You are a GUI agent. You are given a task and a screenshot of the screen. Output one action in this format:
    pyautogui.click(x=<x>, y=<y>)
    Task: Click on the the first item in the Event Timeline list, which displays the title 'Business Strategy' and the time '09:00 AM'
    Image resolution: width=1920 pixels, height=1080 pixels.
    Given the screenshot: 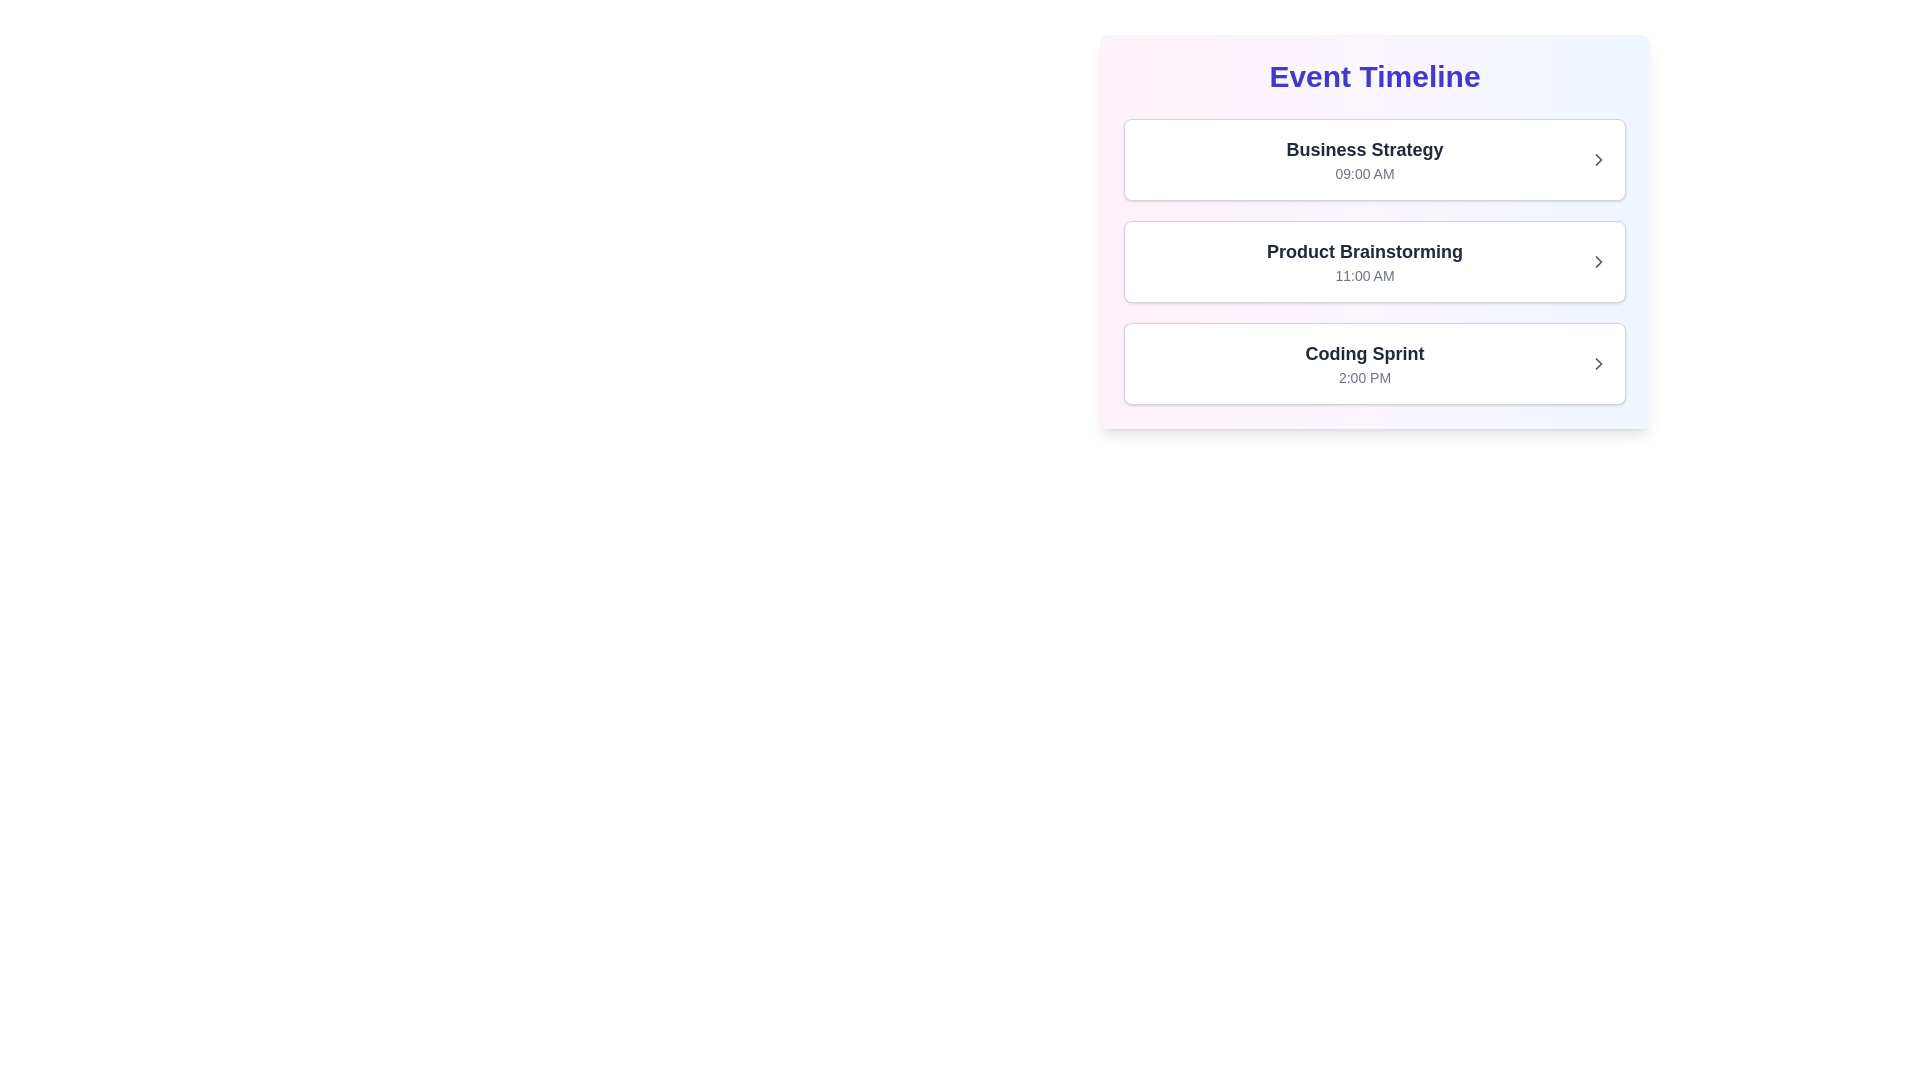 What is the action you would take?
    pyautogui.click(x=1373, y=158)
    